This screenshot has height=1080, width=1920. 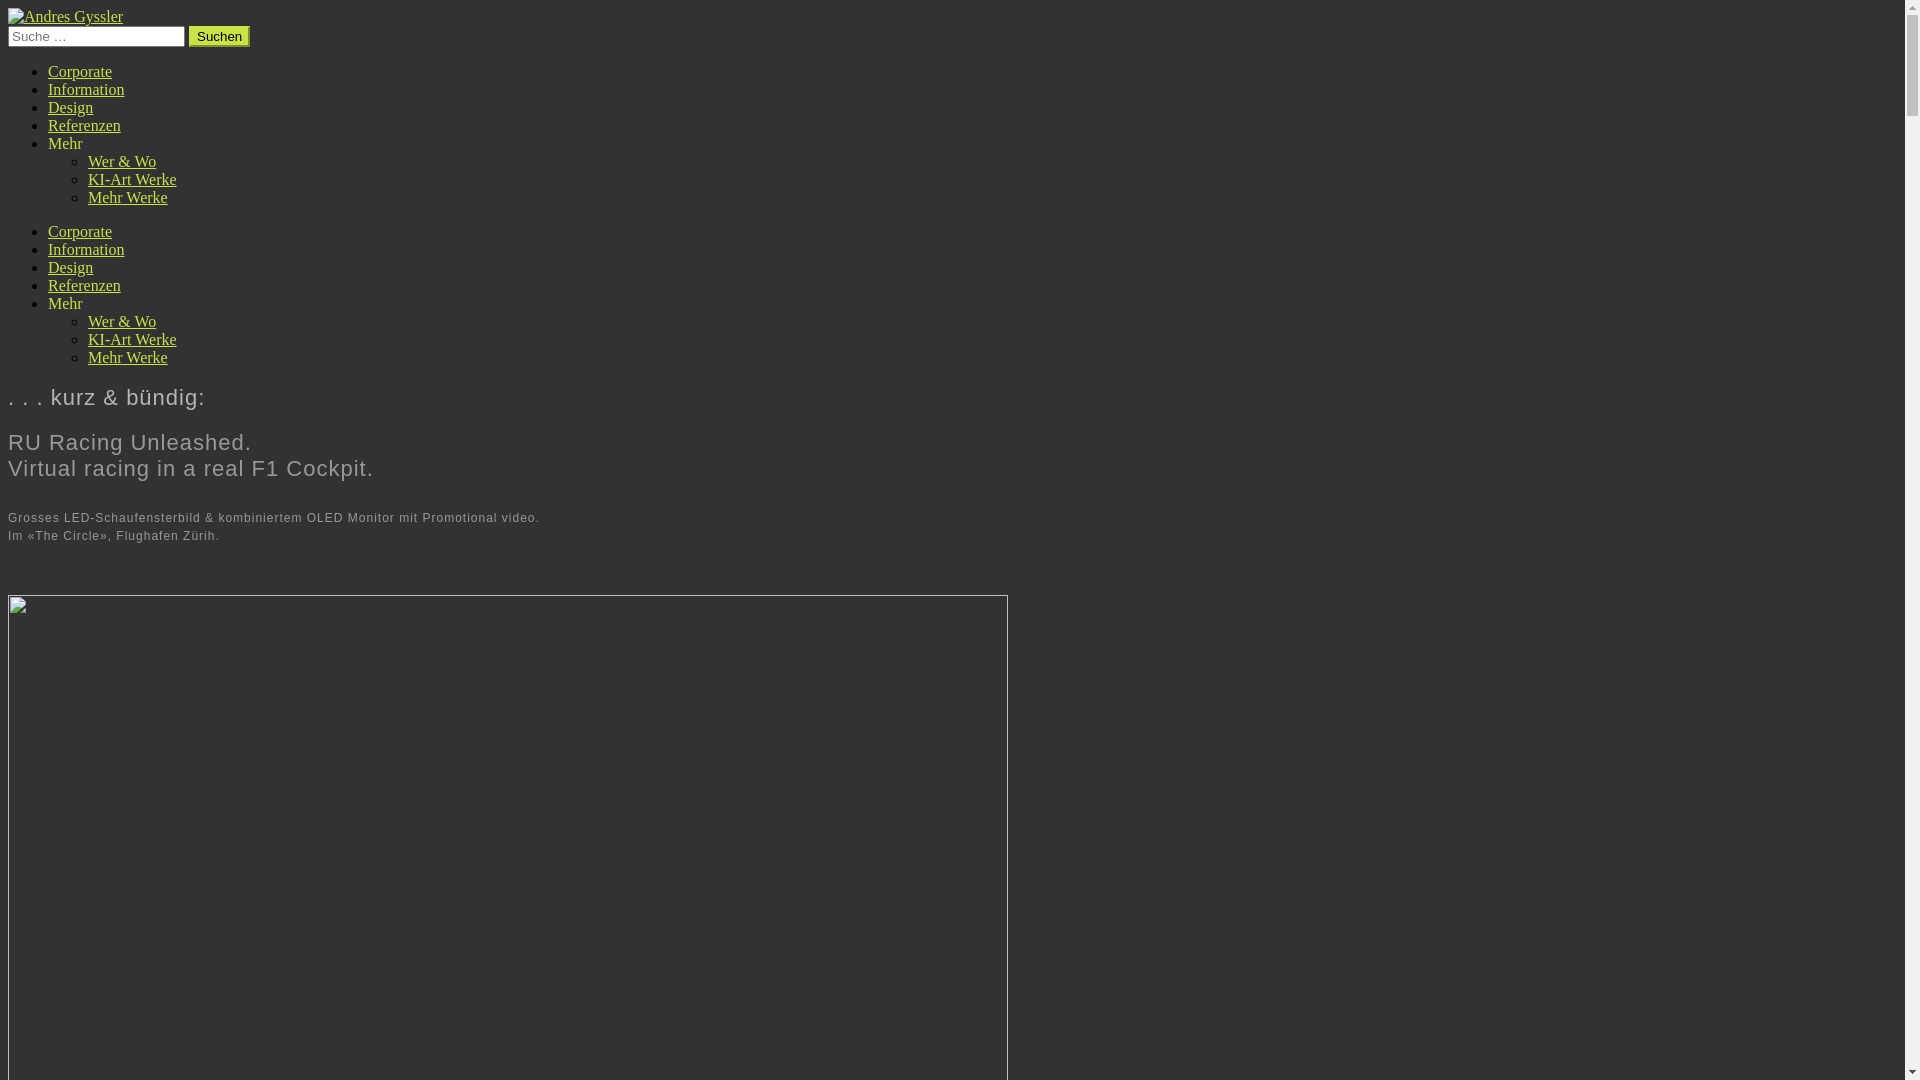 What do you see at coordinates (85, 88) in the screenshot?
I see `'Information'` at bounding box center [85, 88].